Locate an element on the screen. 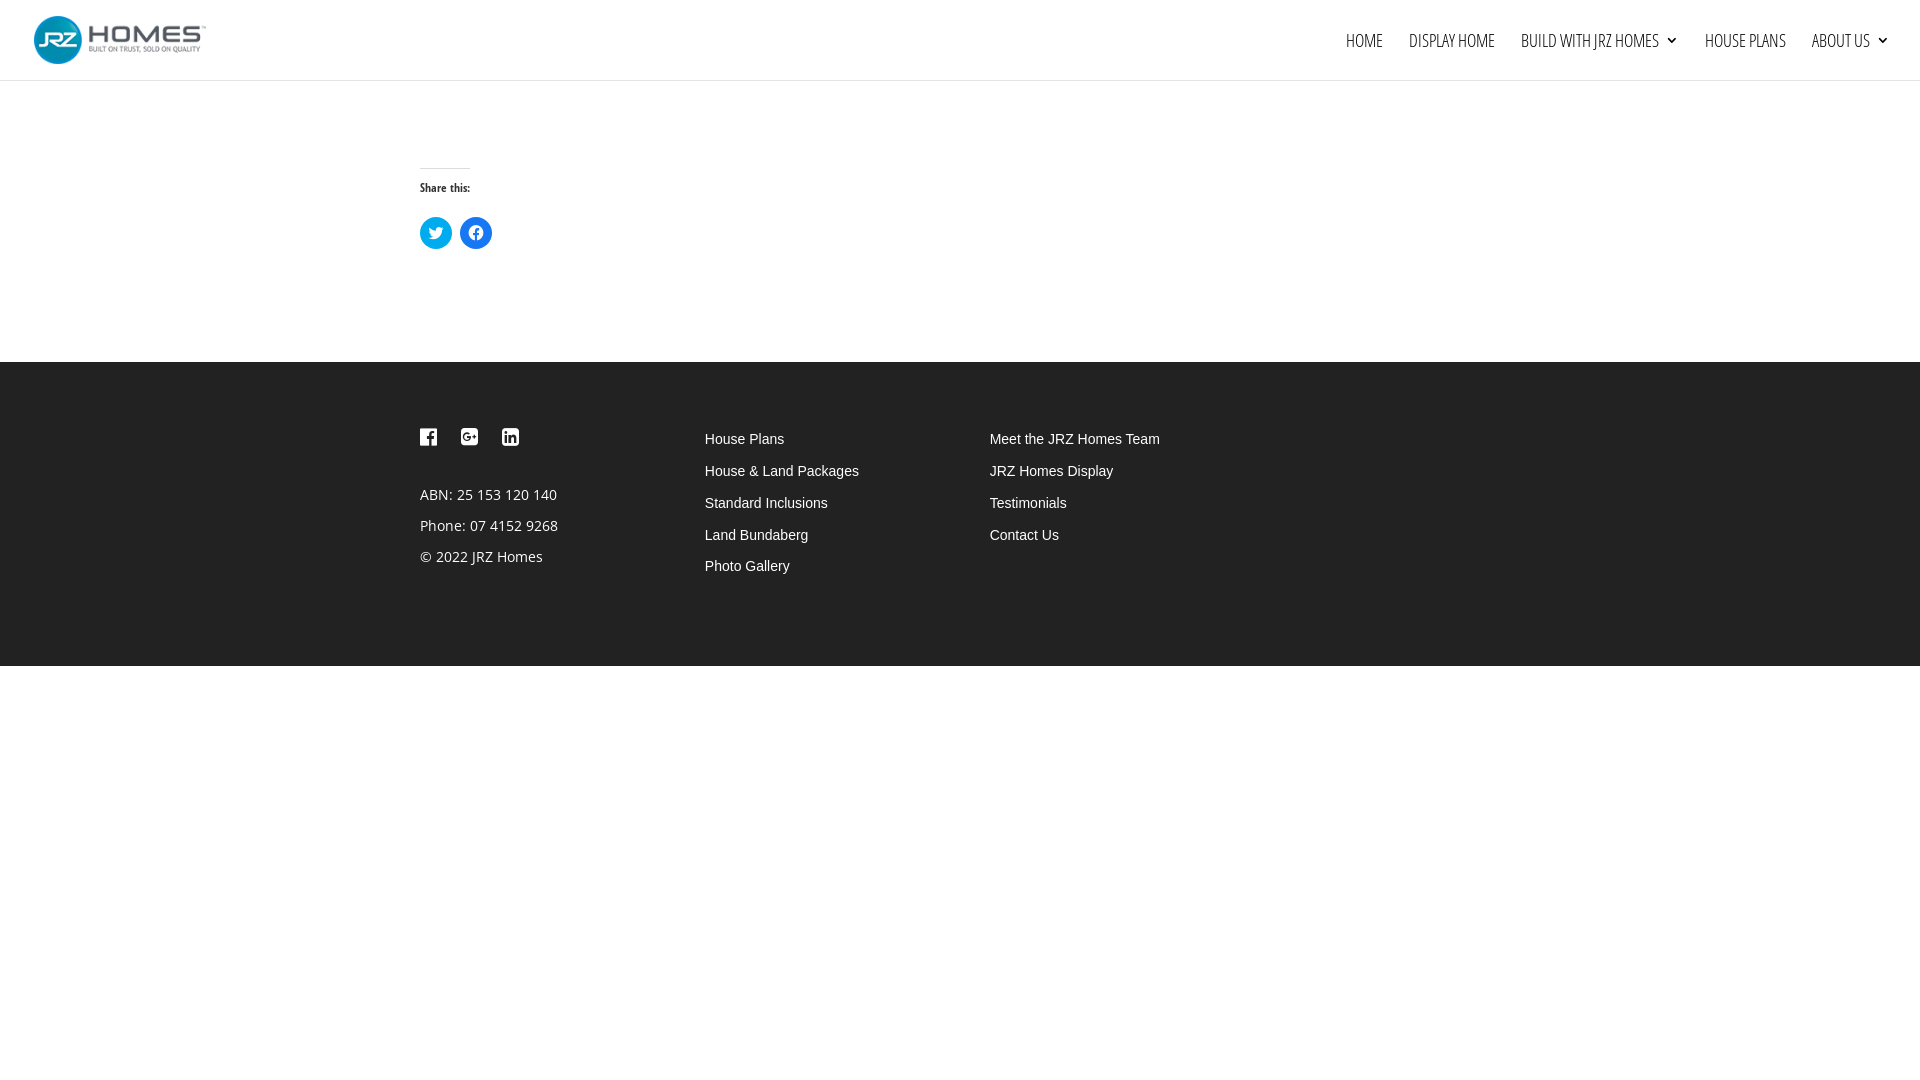  'House & Land Packages' is located at coordinates (781, 470).